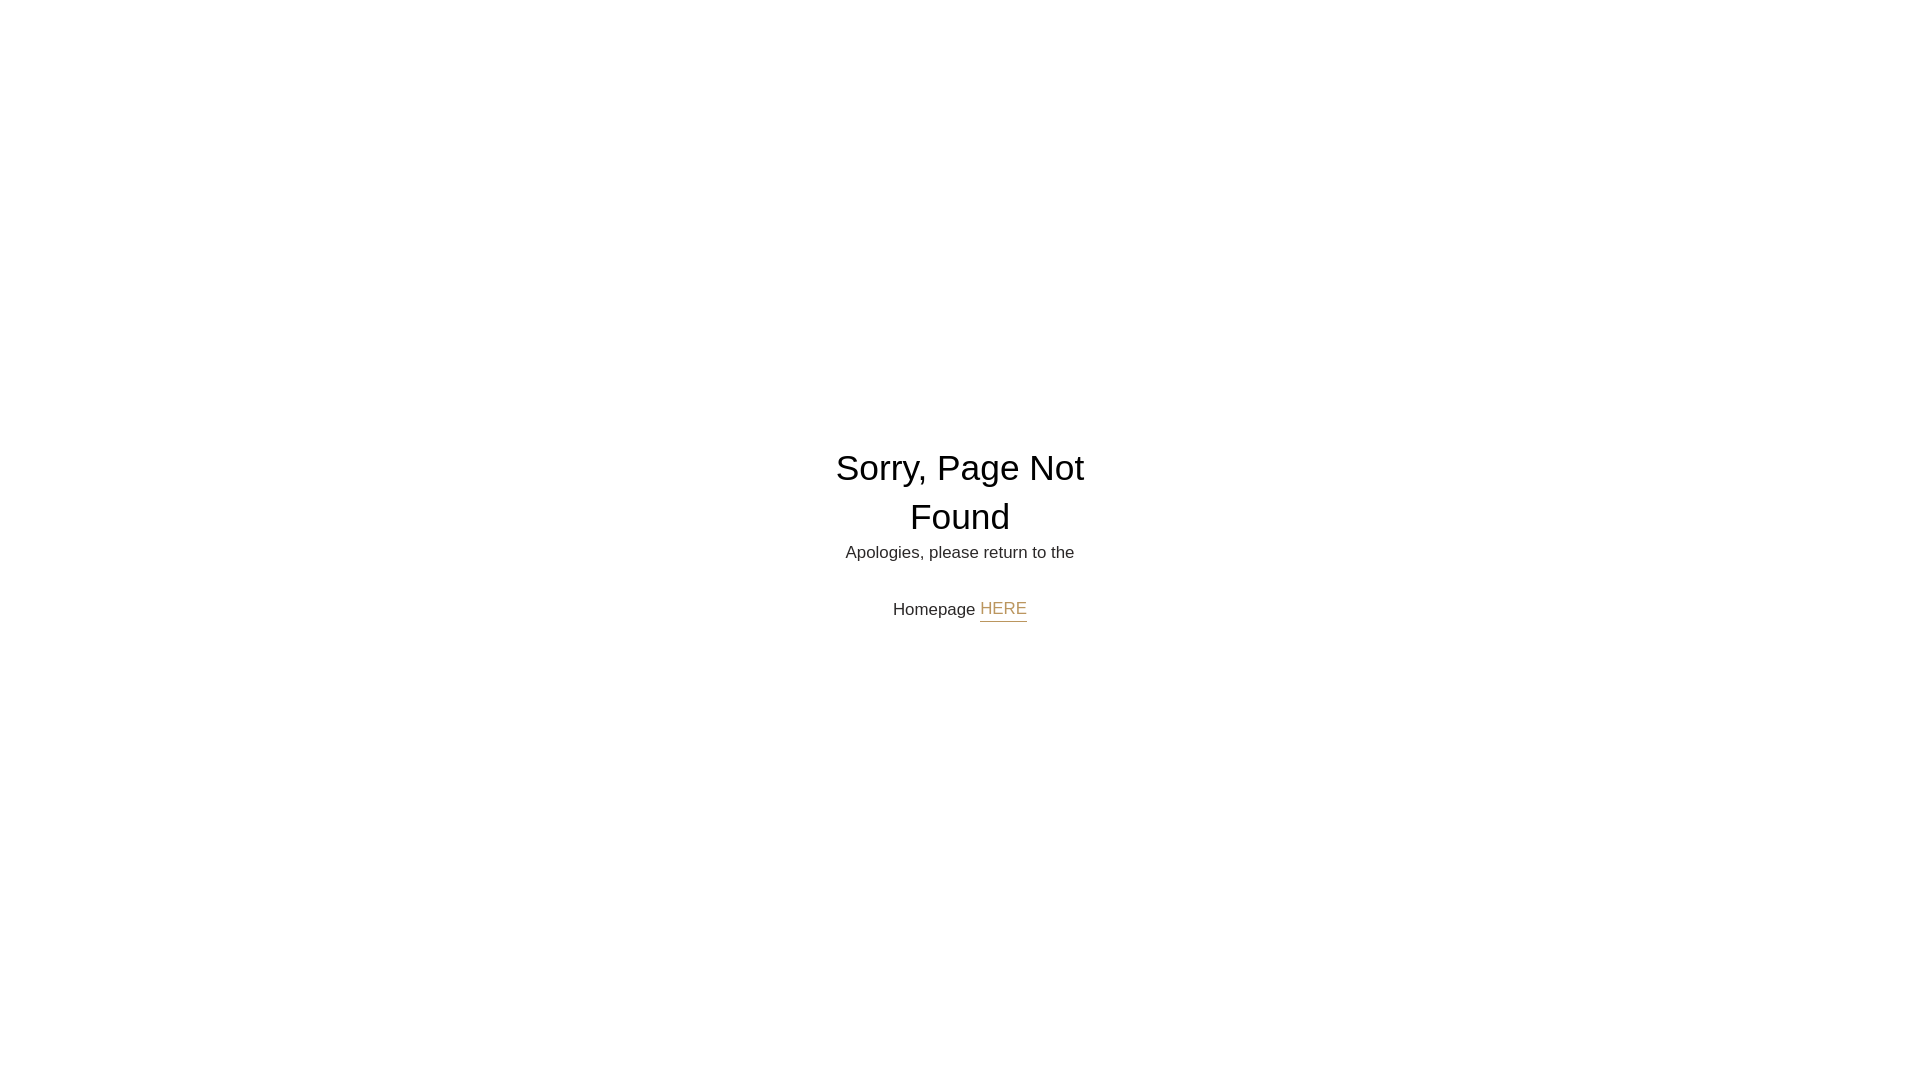 This screenshot has width=1920, height=1080. Describe the element at coordinates (979, 608) in the screenshot. I see `'HERE'` at that location.